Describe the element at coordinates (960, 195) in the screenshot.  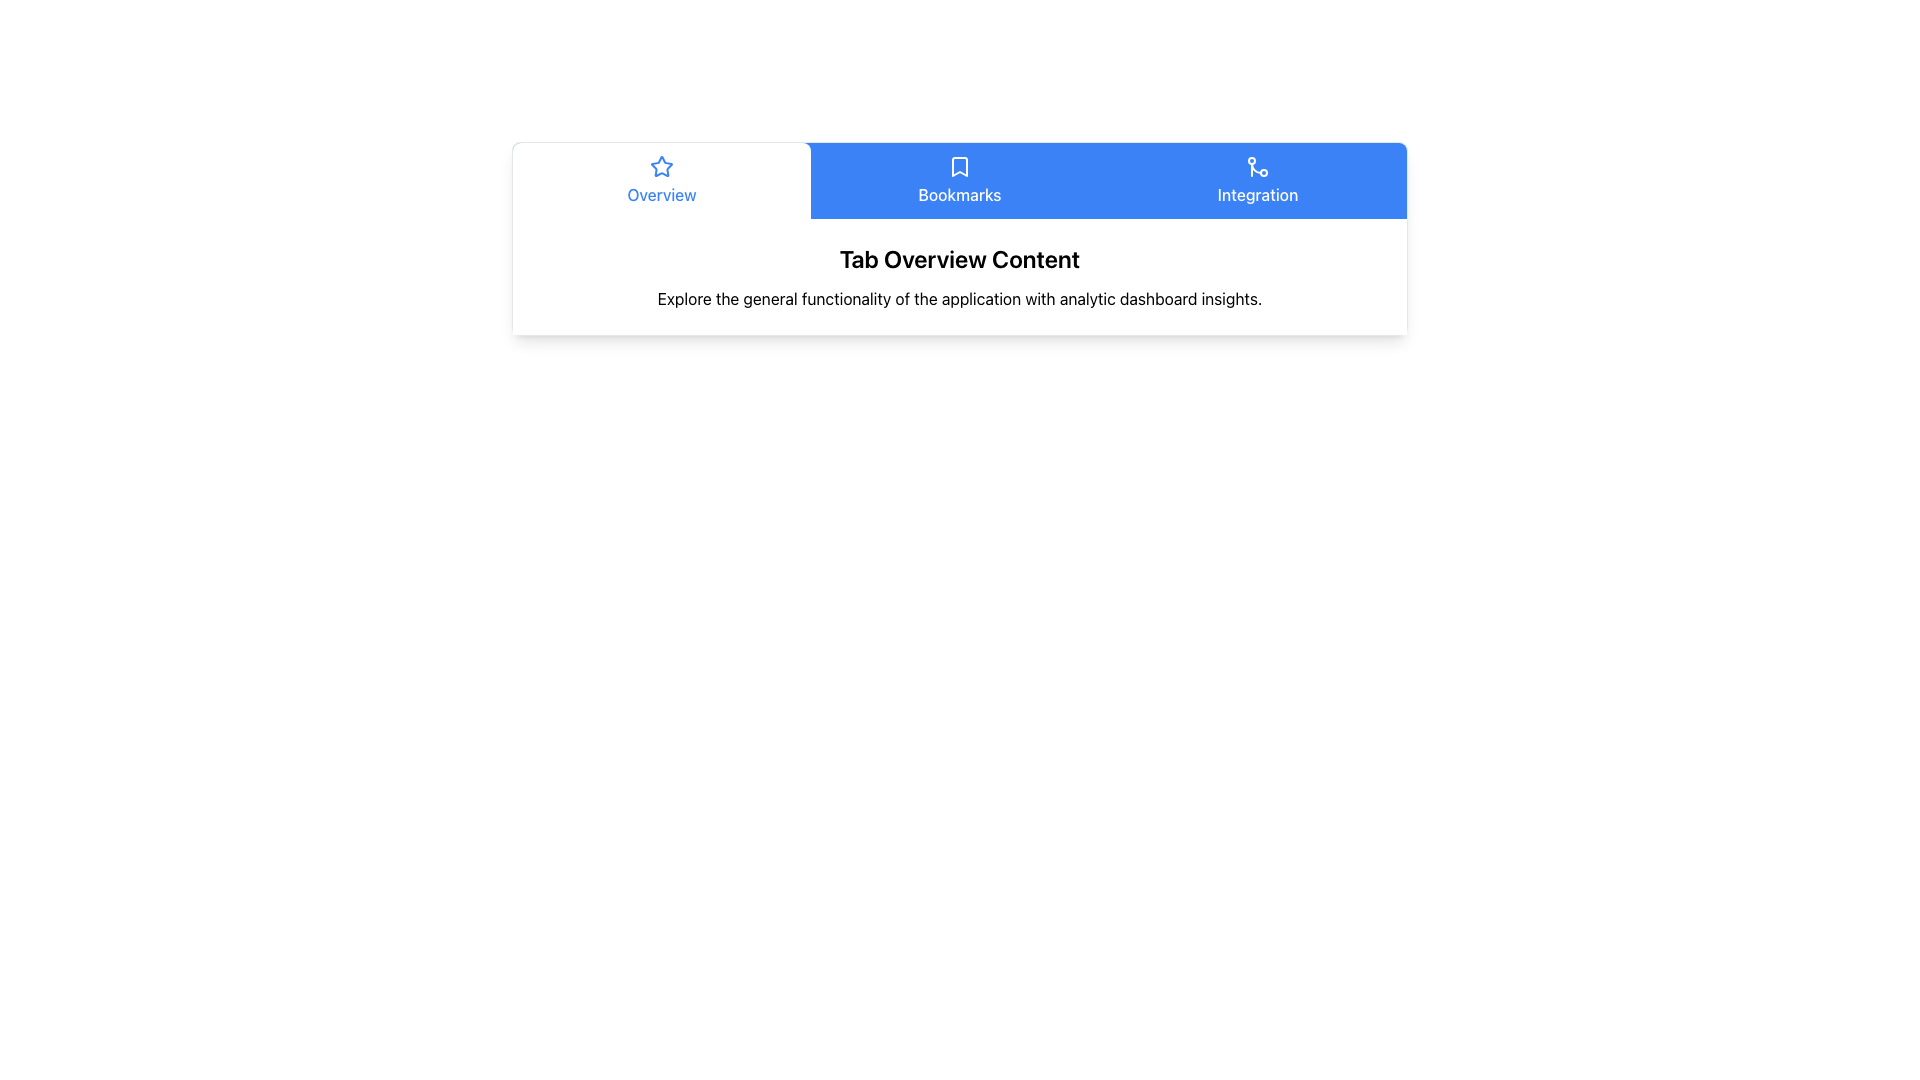
I see `the text label displaying 'Bookmarks' in white on a blue background, which is centered in the tabbed navigation bar and indicates its active state` at that location.